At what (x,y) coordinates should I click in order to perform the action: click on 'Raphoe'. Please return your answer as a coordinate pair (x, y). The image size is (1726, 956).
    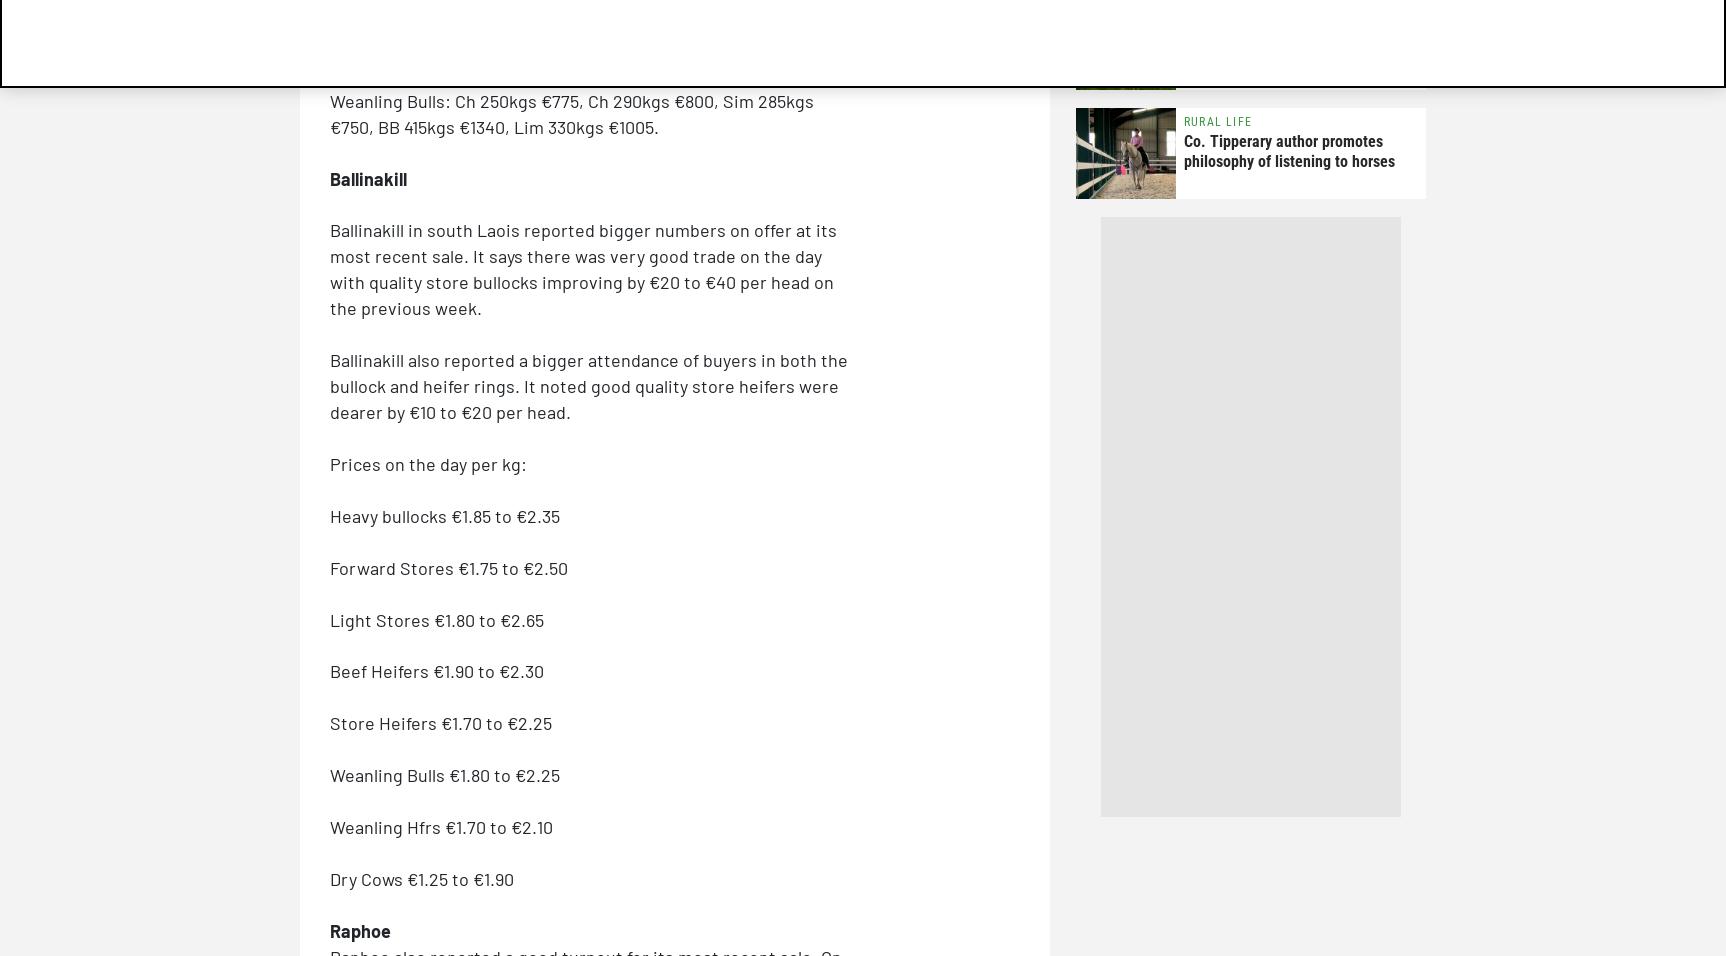
    Looking at the image, I should click on (360, 929).